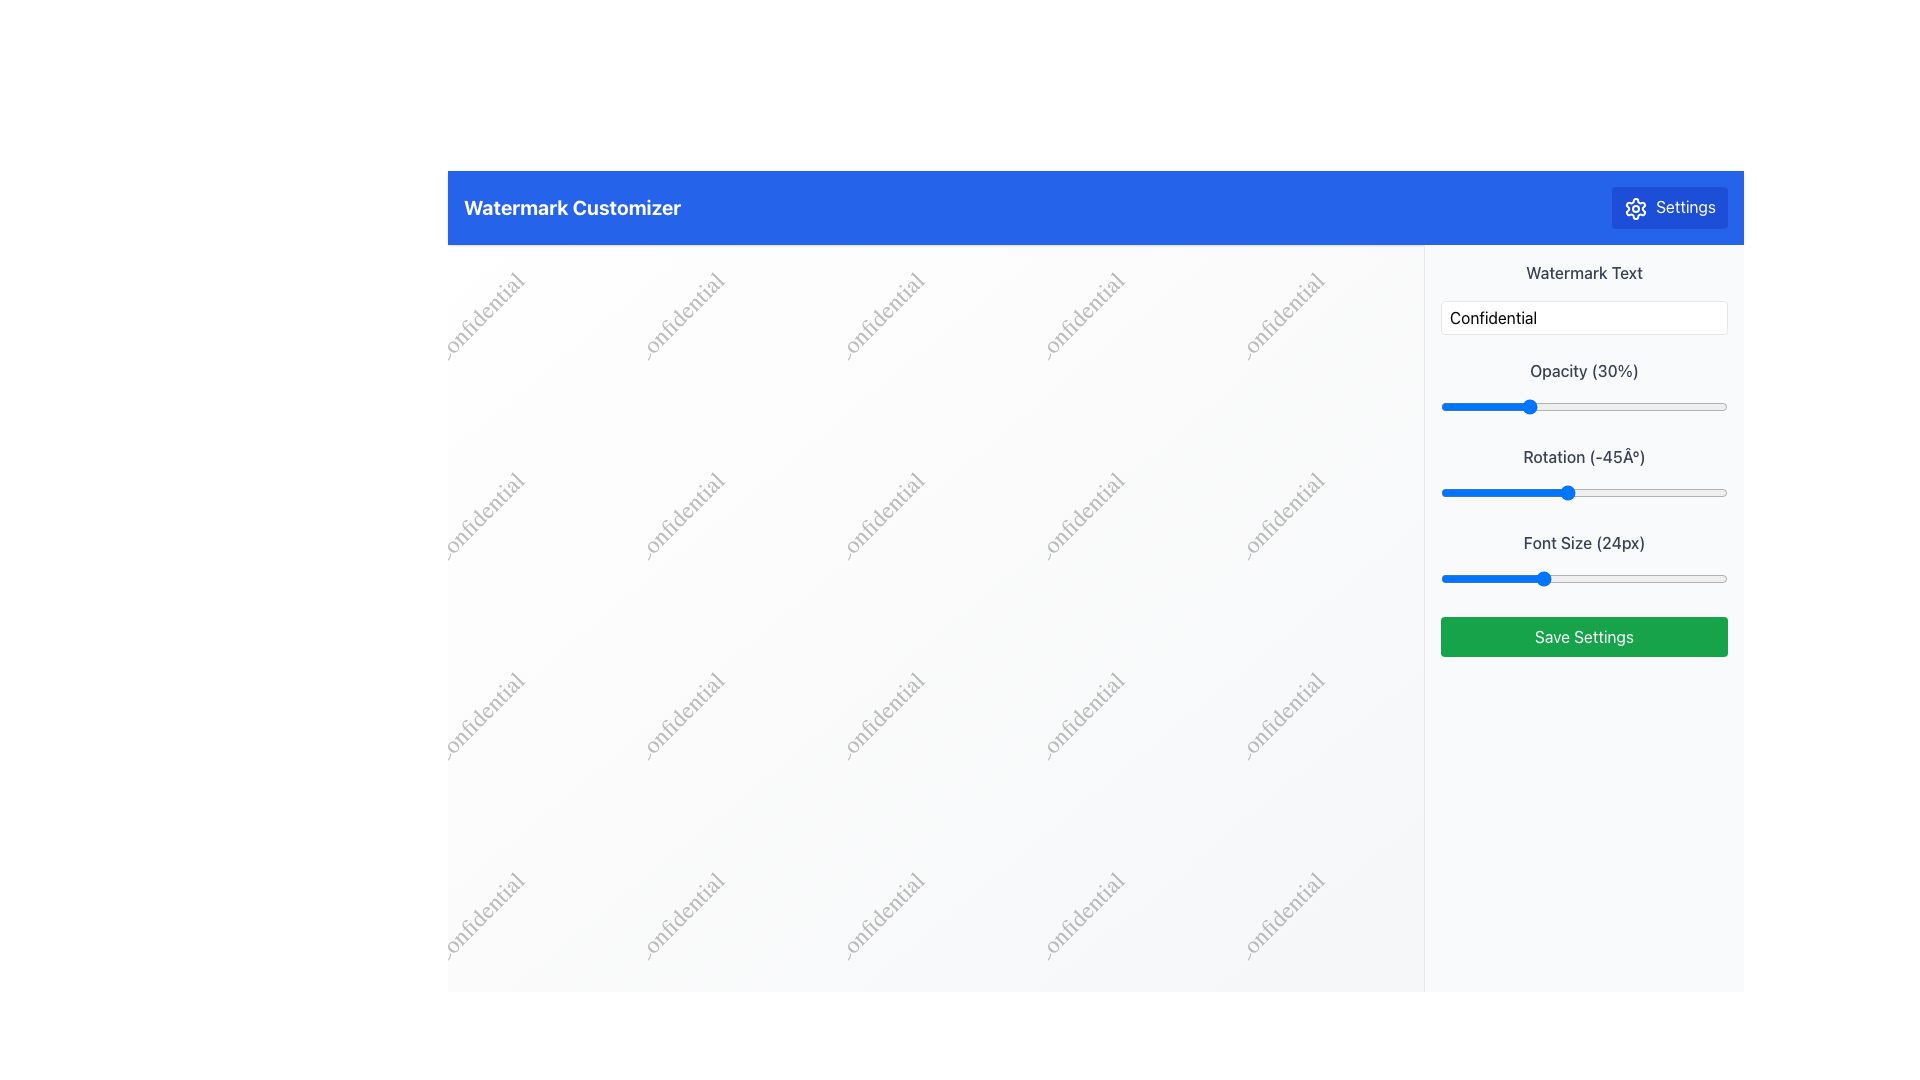 This screenshot has width=1920, height=1080. I want to click on the slider labeled 'Rotation (-45°)', so click(1583, 475).